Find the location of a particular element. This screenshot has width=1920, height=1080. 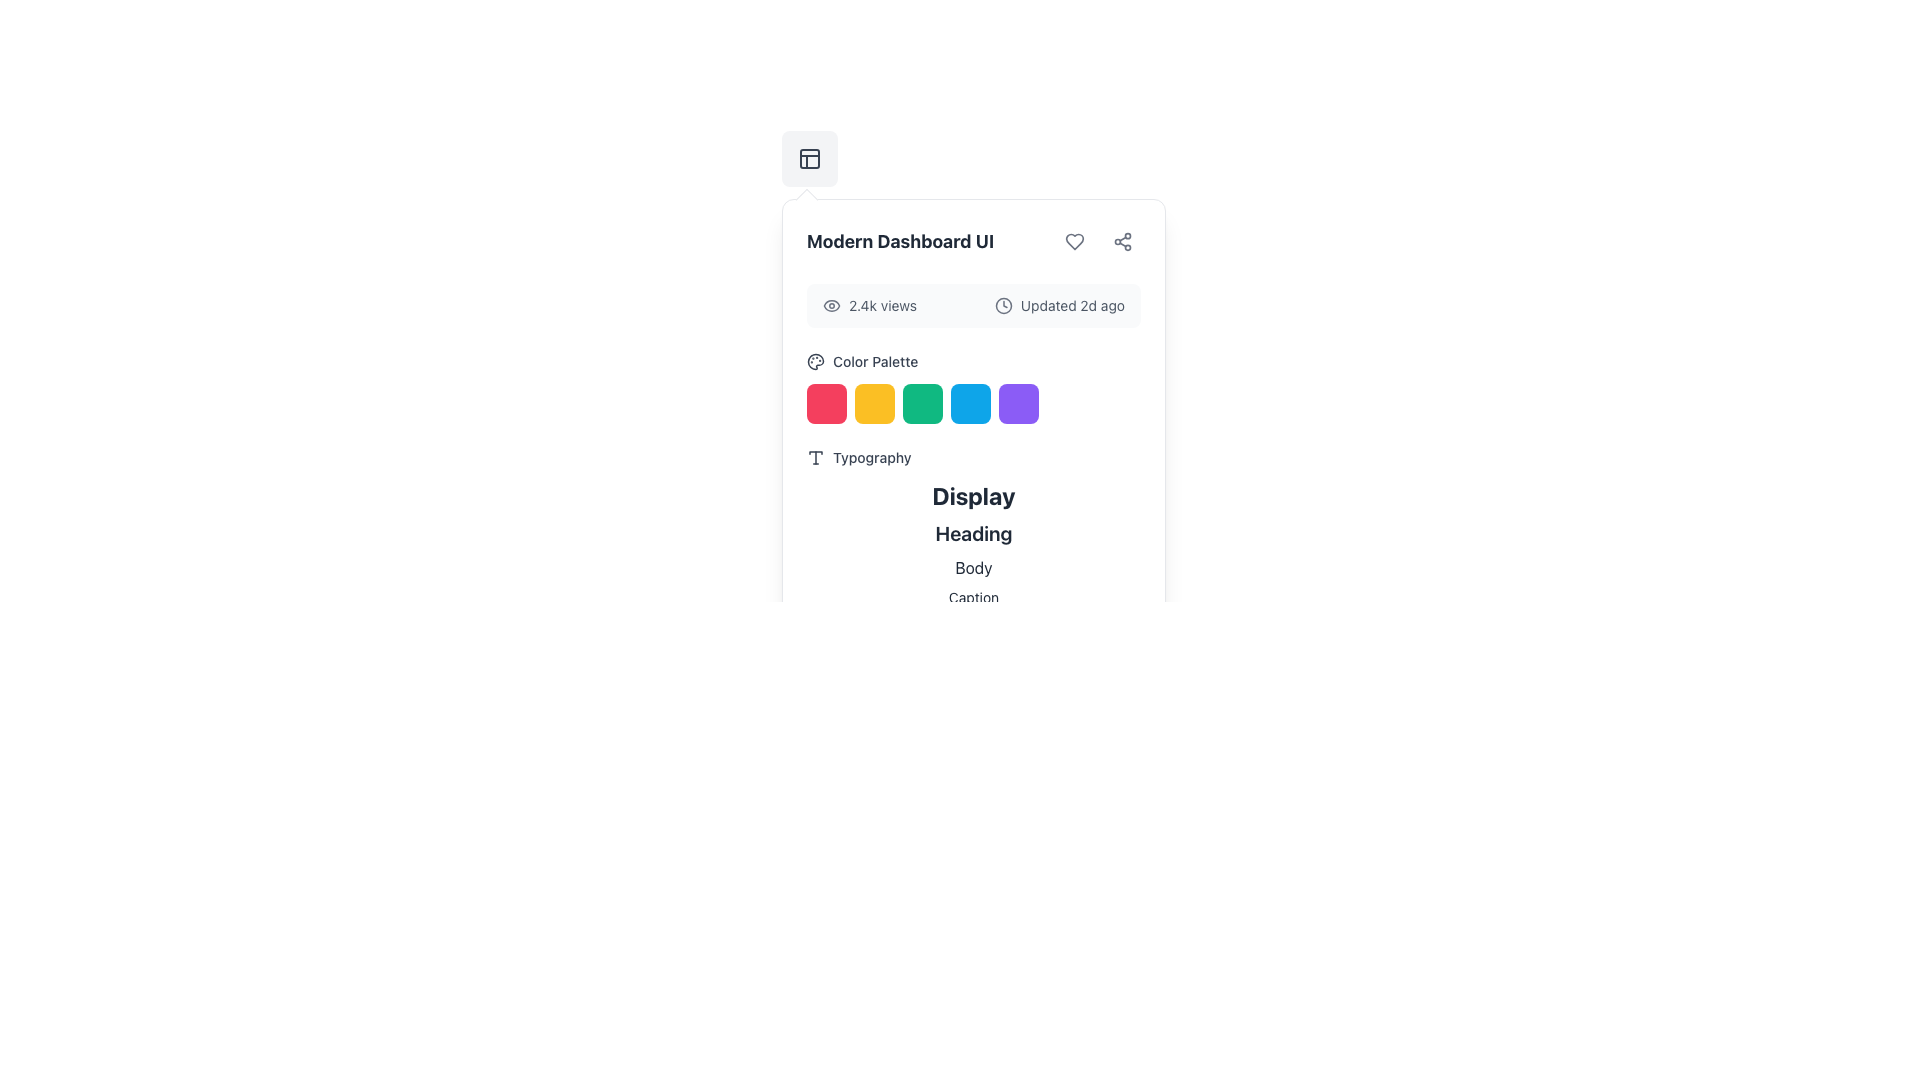

circular SVG shape element of the clock icon located in the top-right section of the card layout using developer tools is located at coordinates (1003, 305).